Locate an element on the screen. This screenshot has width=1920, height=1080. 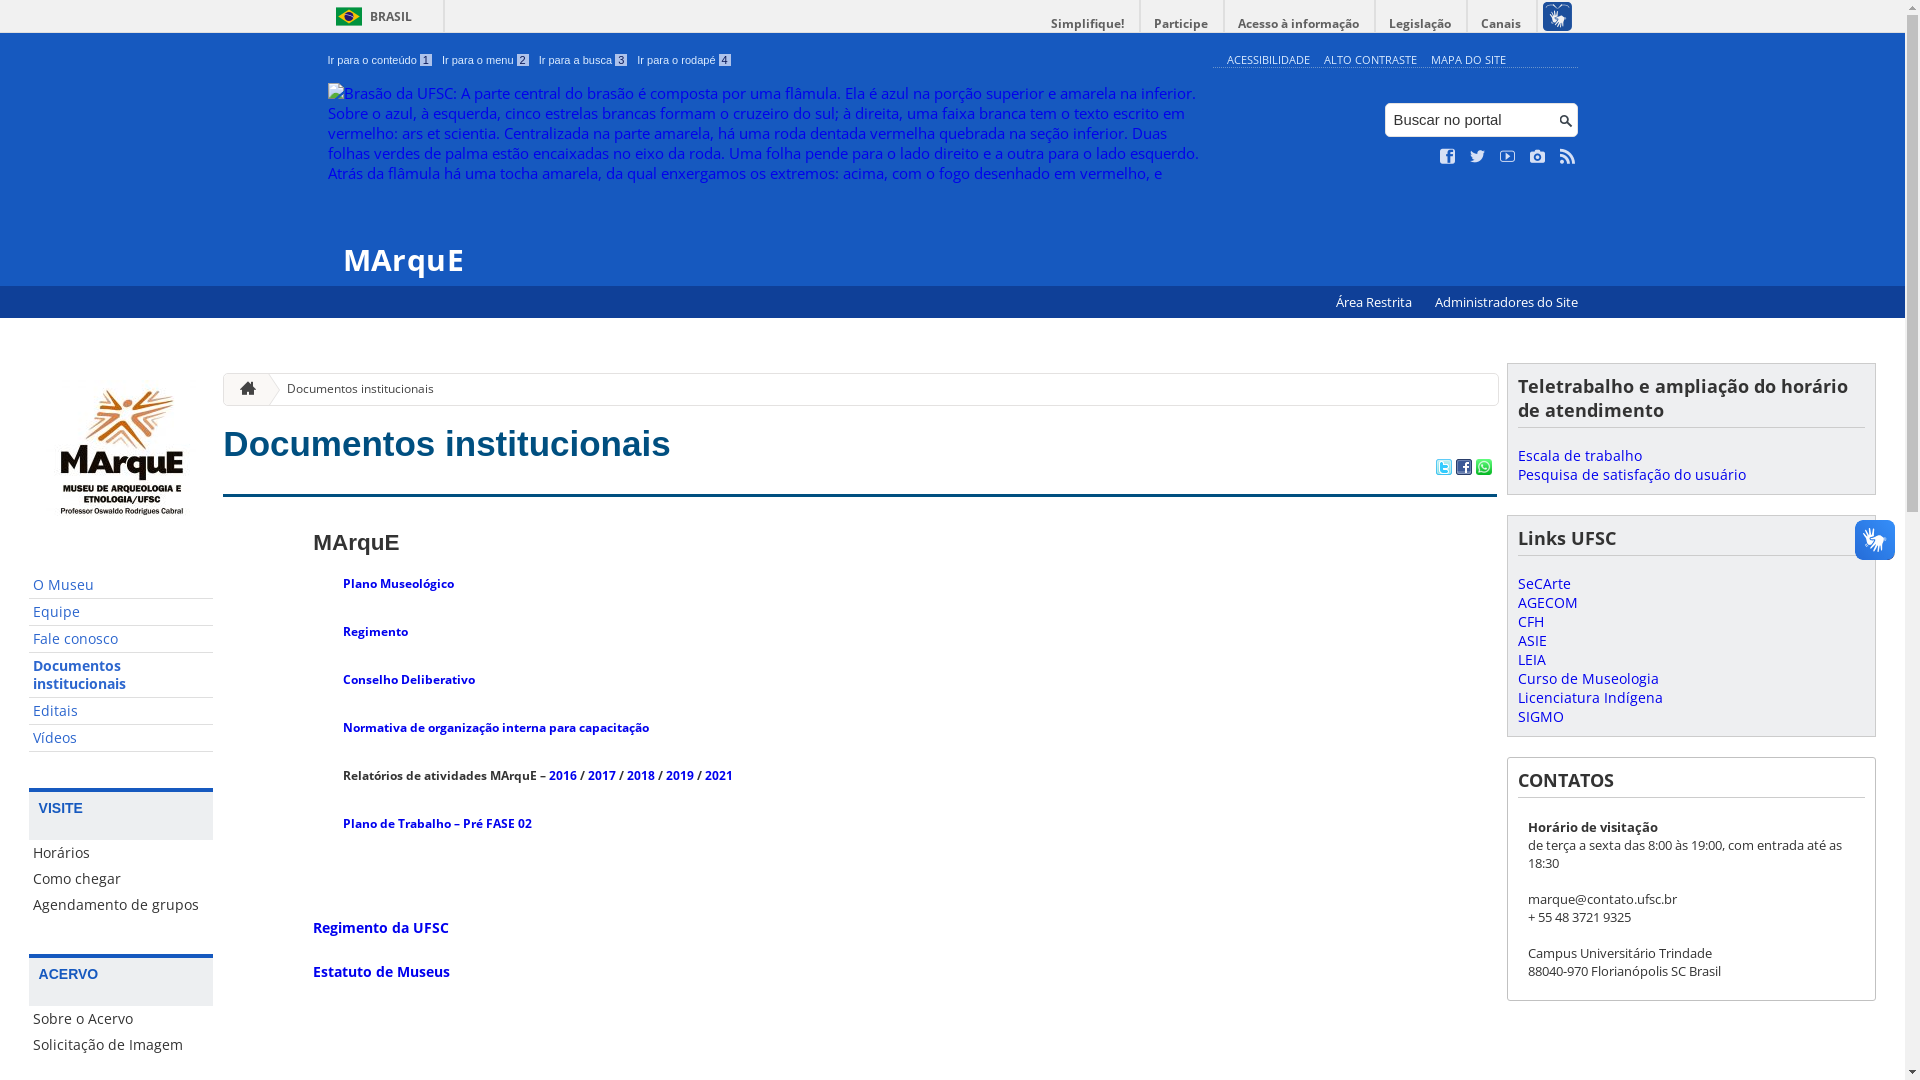
'Veja no Instagram' is located at coordinates (1536, 156).